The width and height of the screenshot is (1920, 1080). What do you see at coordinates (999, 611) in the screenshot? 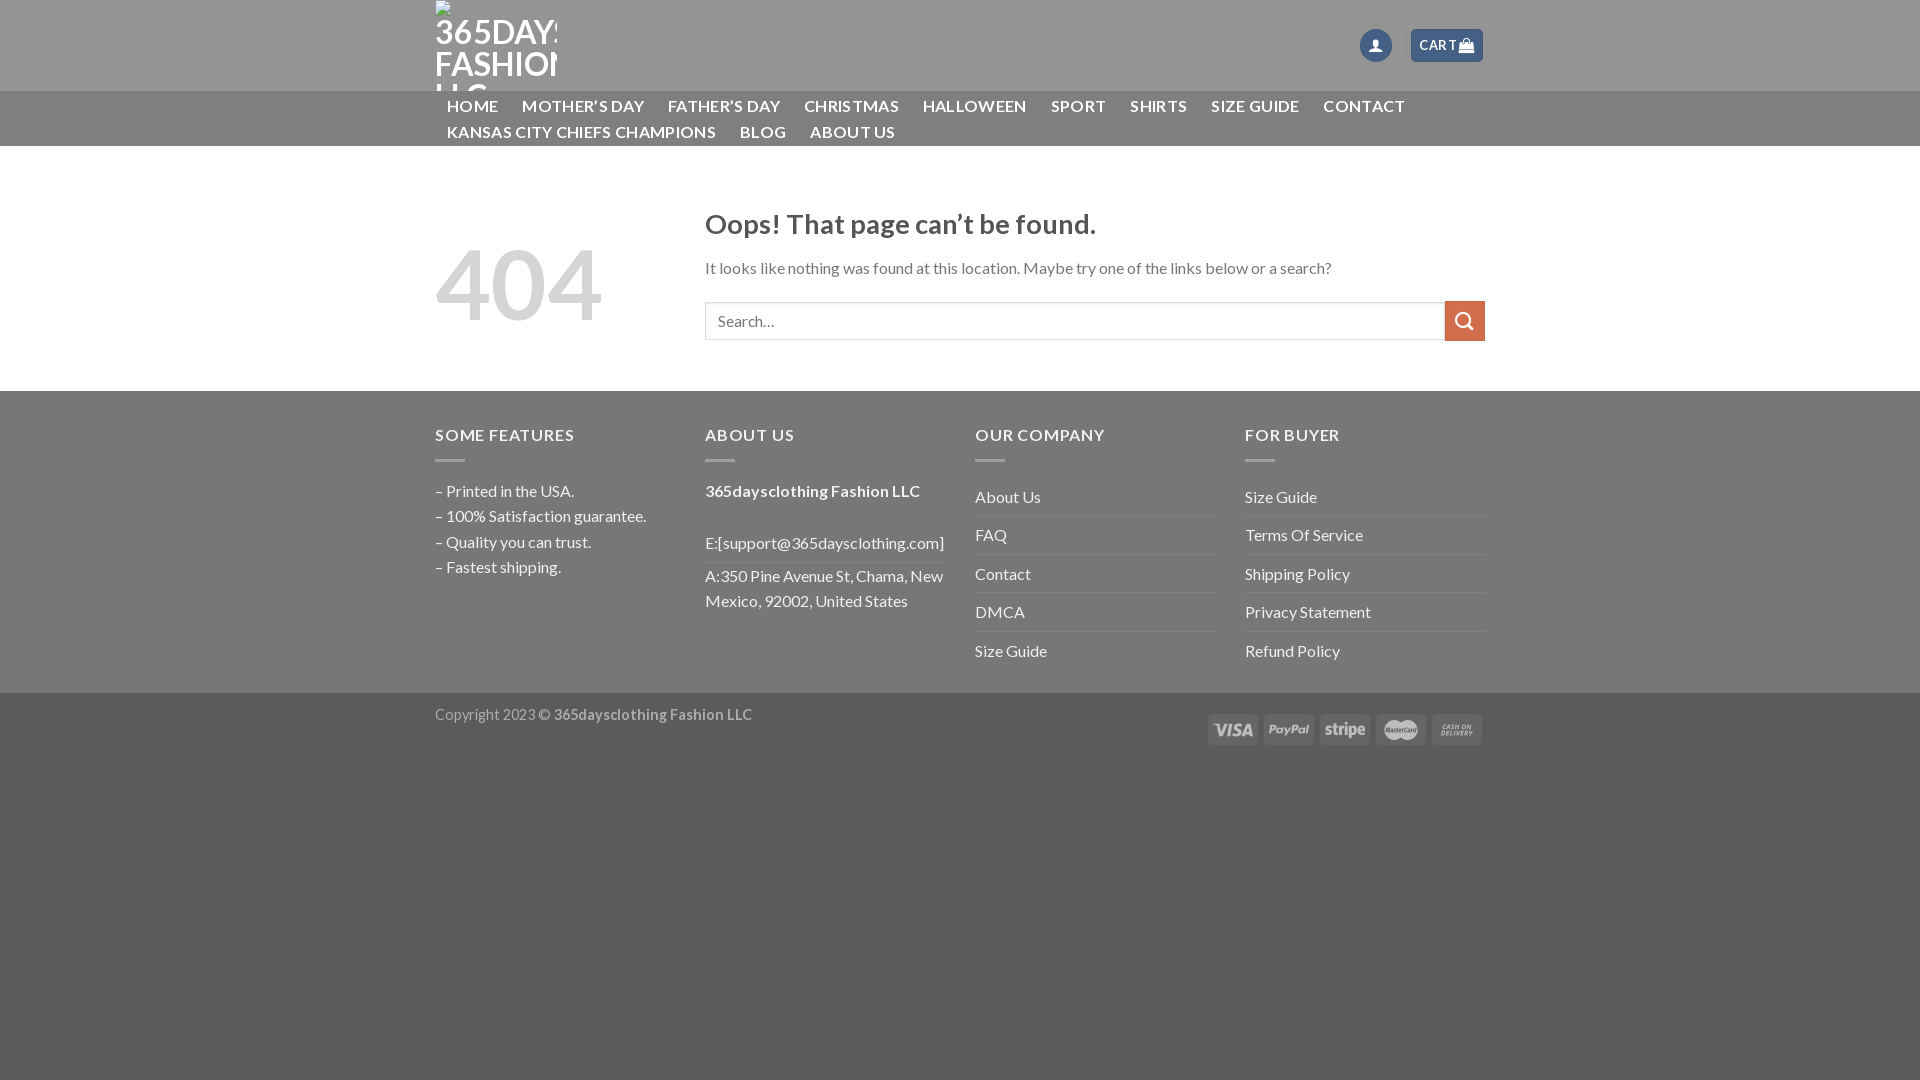
I see `'DMCA'` at bounding box center [999, 611].